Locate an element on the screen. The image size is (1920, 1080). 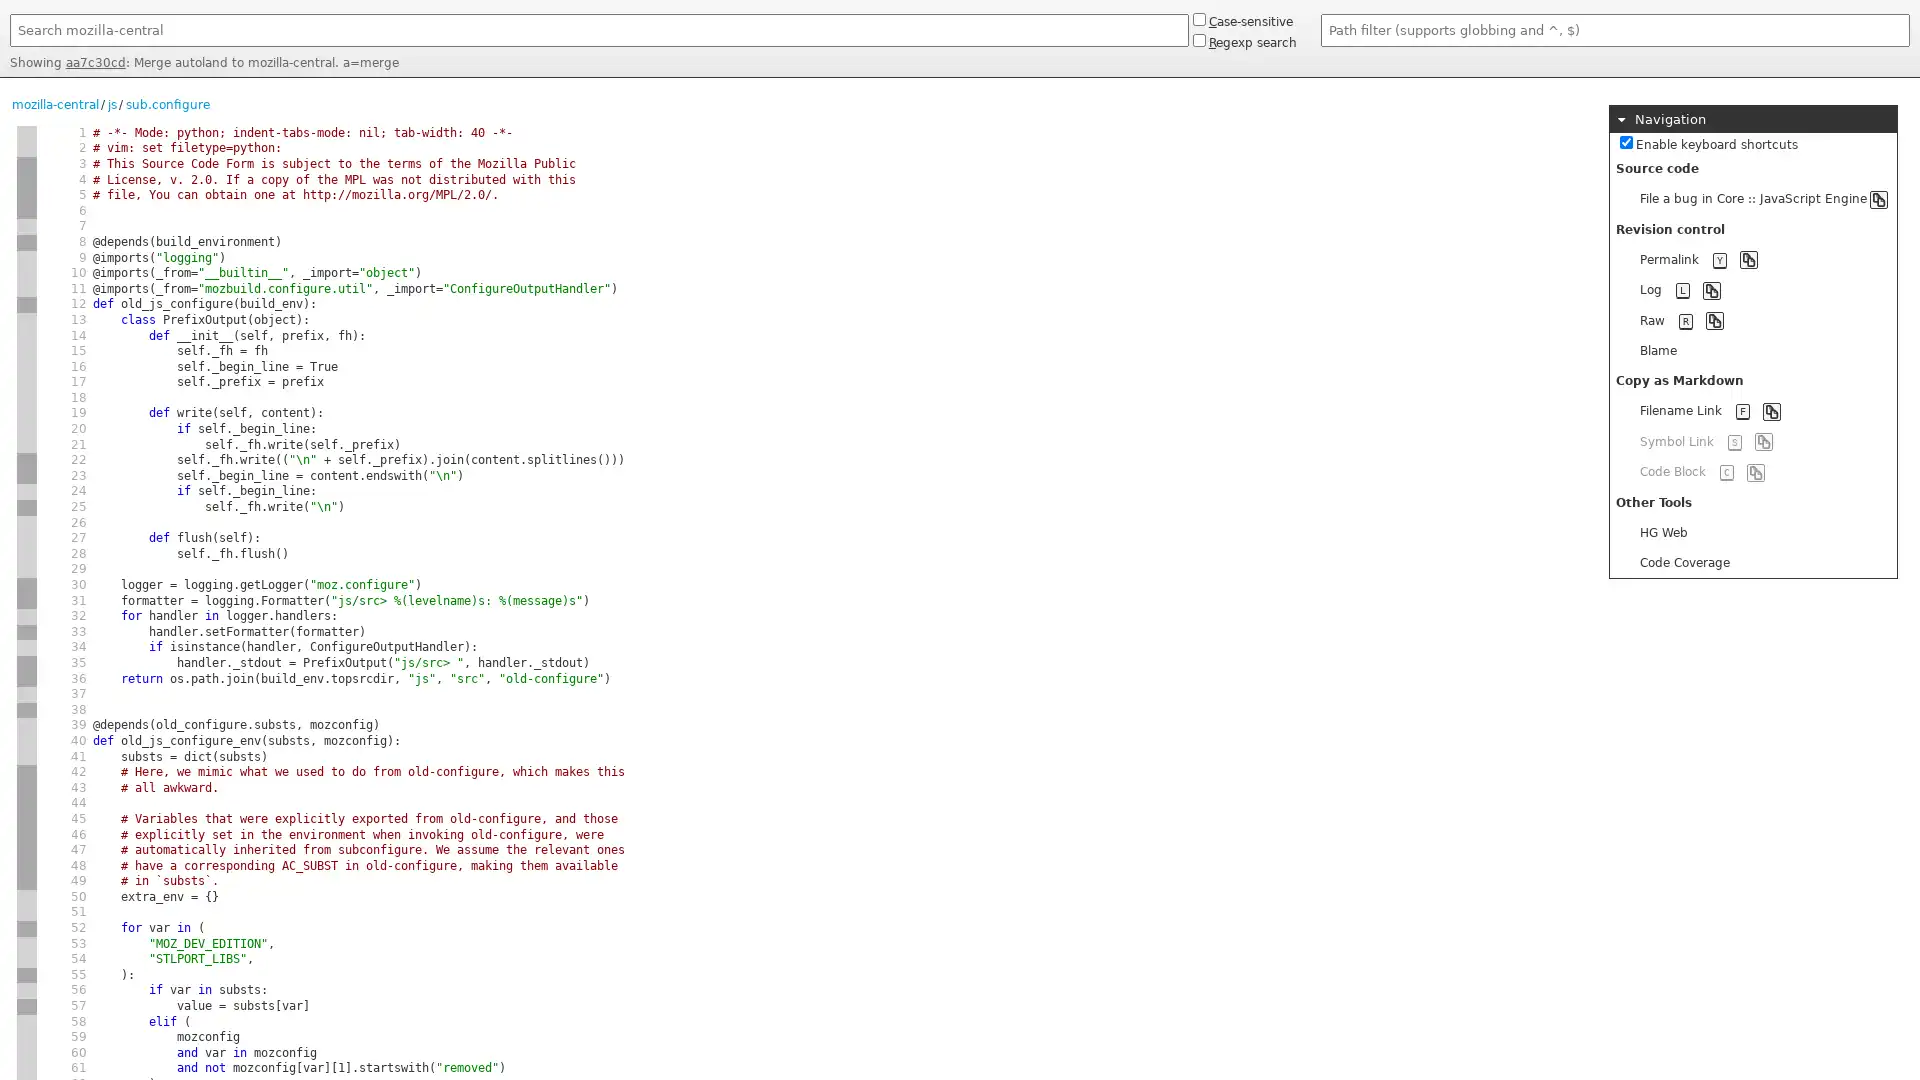
new hash 3 is located at coordinates (27, 460).